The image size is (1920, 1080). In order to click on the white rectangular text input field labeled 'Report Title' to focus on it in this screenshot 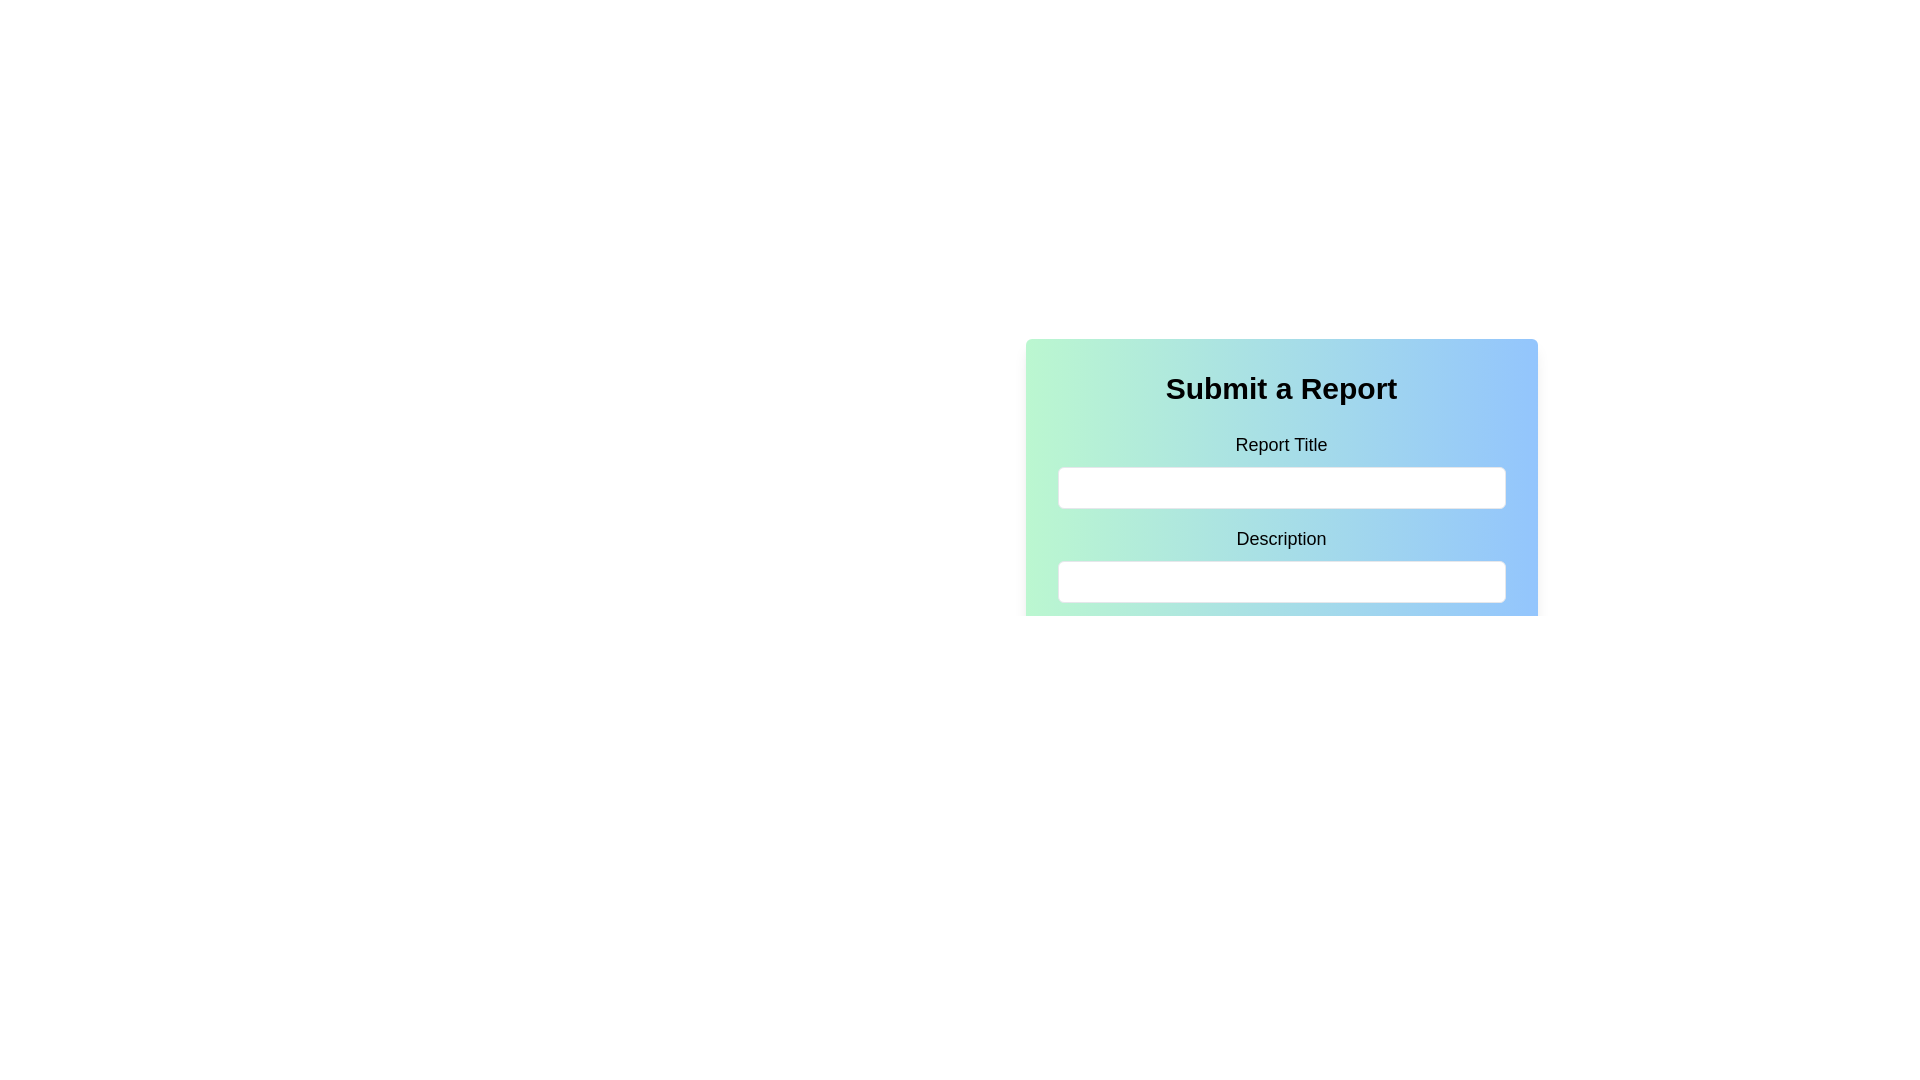, I will do `click(1281, 465)`.